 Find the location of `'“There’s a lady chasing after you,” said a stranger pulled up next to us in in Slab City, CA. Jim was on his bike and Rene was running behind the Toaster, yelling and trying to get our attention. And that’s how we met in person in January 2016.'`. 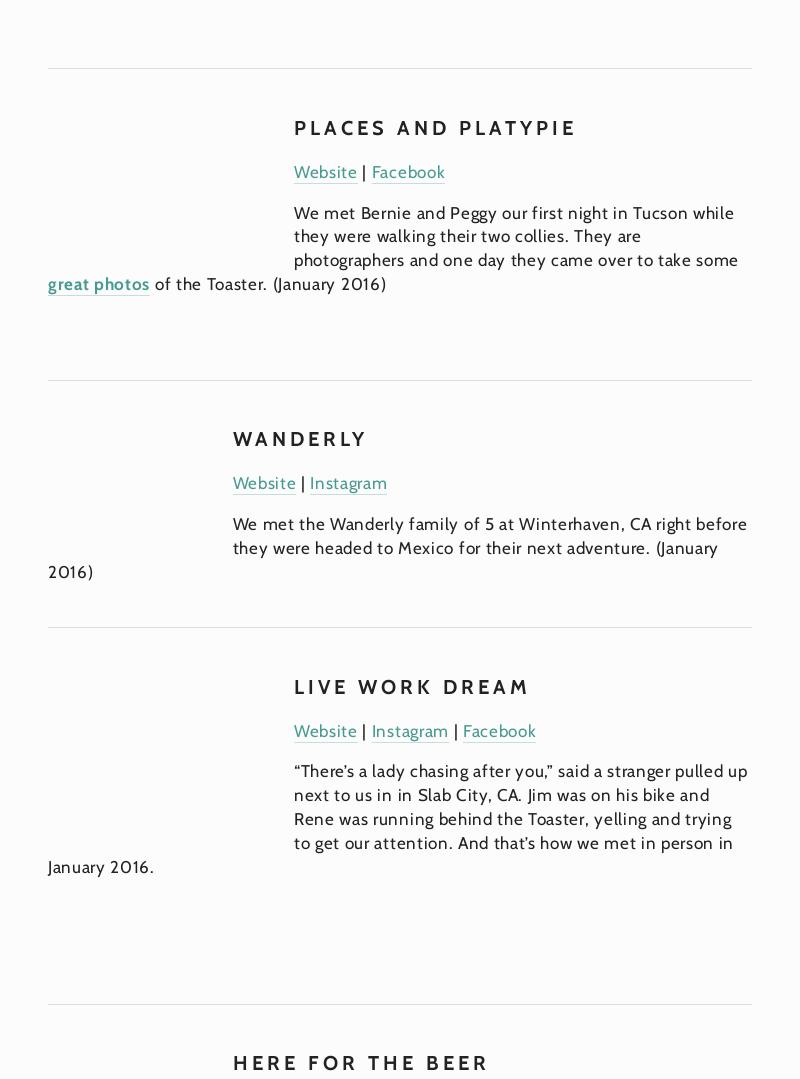

'“There’s a lady chasing after you,” said a stranger pulled up next to us in in Slab City, CA. Jim was on his bike and Rene was running behind the Toaster, yelling and trying to get our attention. And that’s how we met in person in January 2016.' is located at coordinates (400, 817).